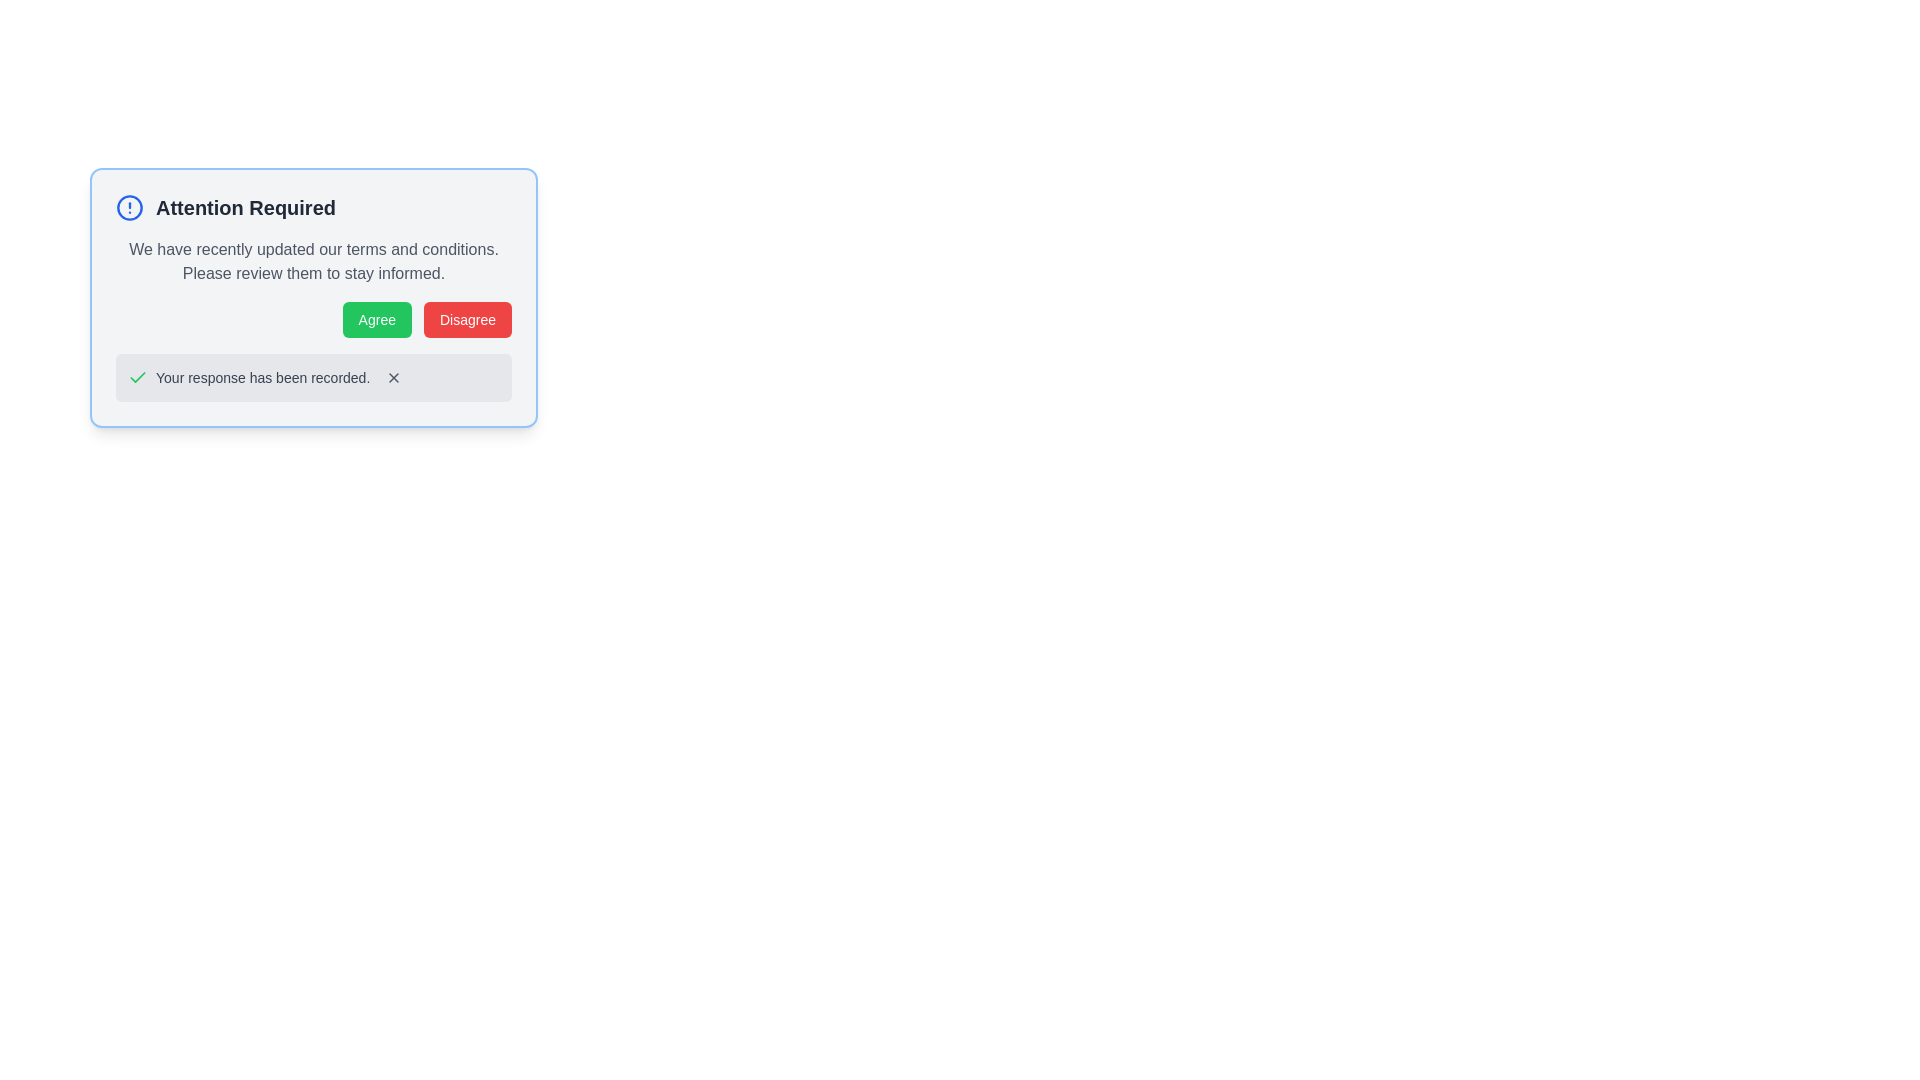  What do you see at coordinates (244, 208) in the screenshot?
I see `text displayed in the Label/Text Display located to the right of the icon at the top center of the modal section` at bounding box center [244, 208].